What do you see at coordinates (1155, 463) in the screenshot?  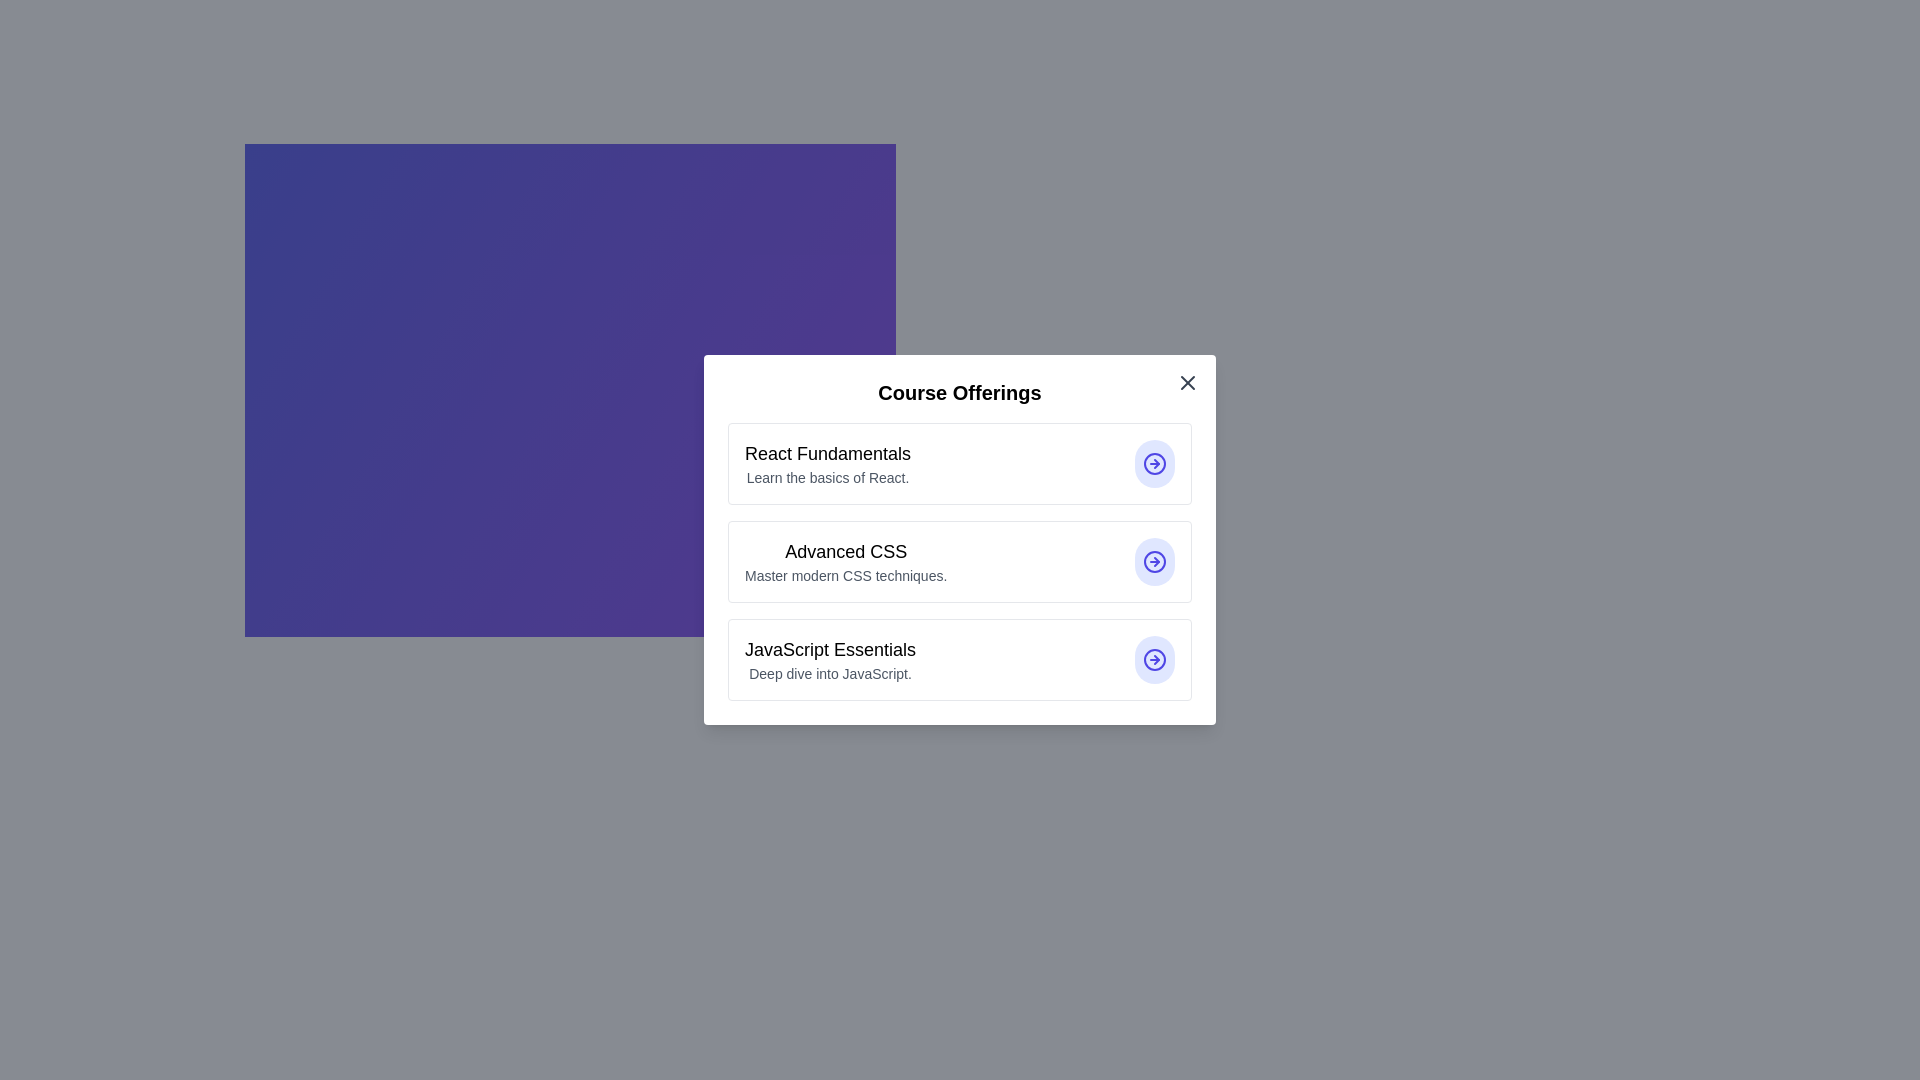 I see `the circular icon button with a right-pointing arrow, styled with a blue border and white interior, located in the 'Course Offerings' modal next to 'React Fundamentals'` at bounding box center [1155, 463].